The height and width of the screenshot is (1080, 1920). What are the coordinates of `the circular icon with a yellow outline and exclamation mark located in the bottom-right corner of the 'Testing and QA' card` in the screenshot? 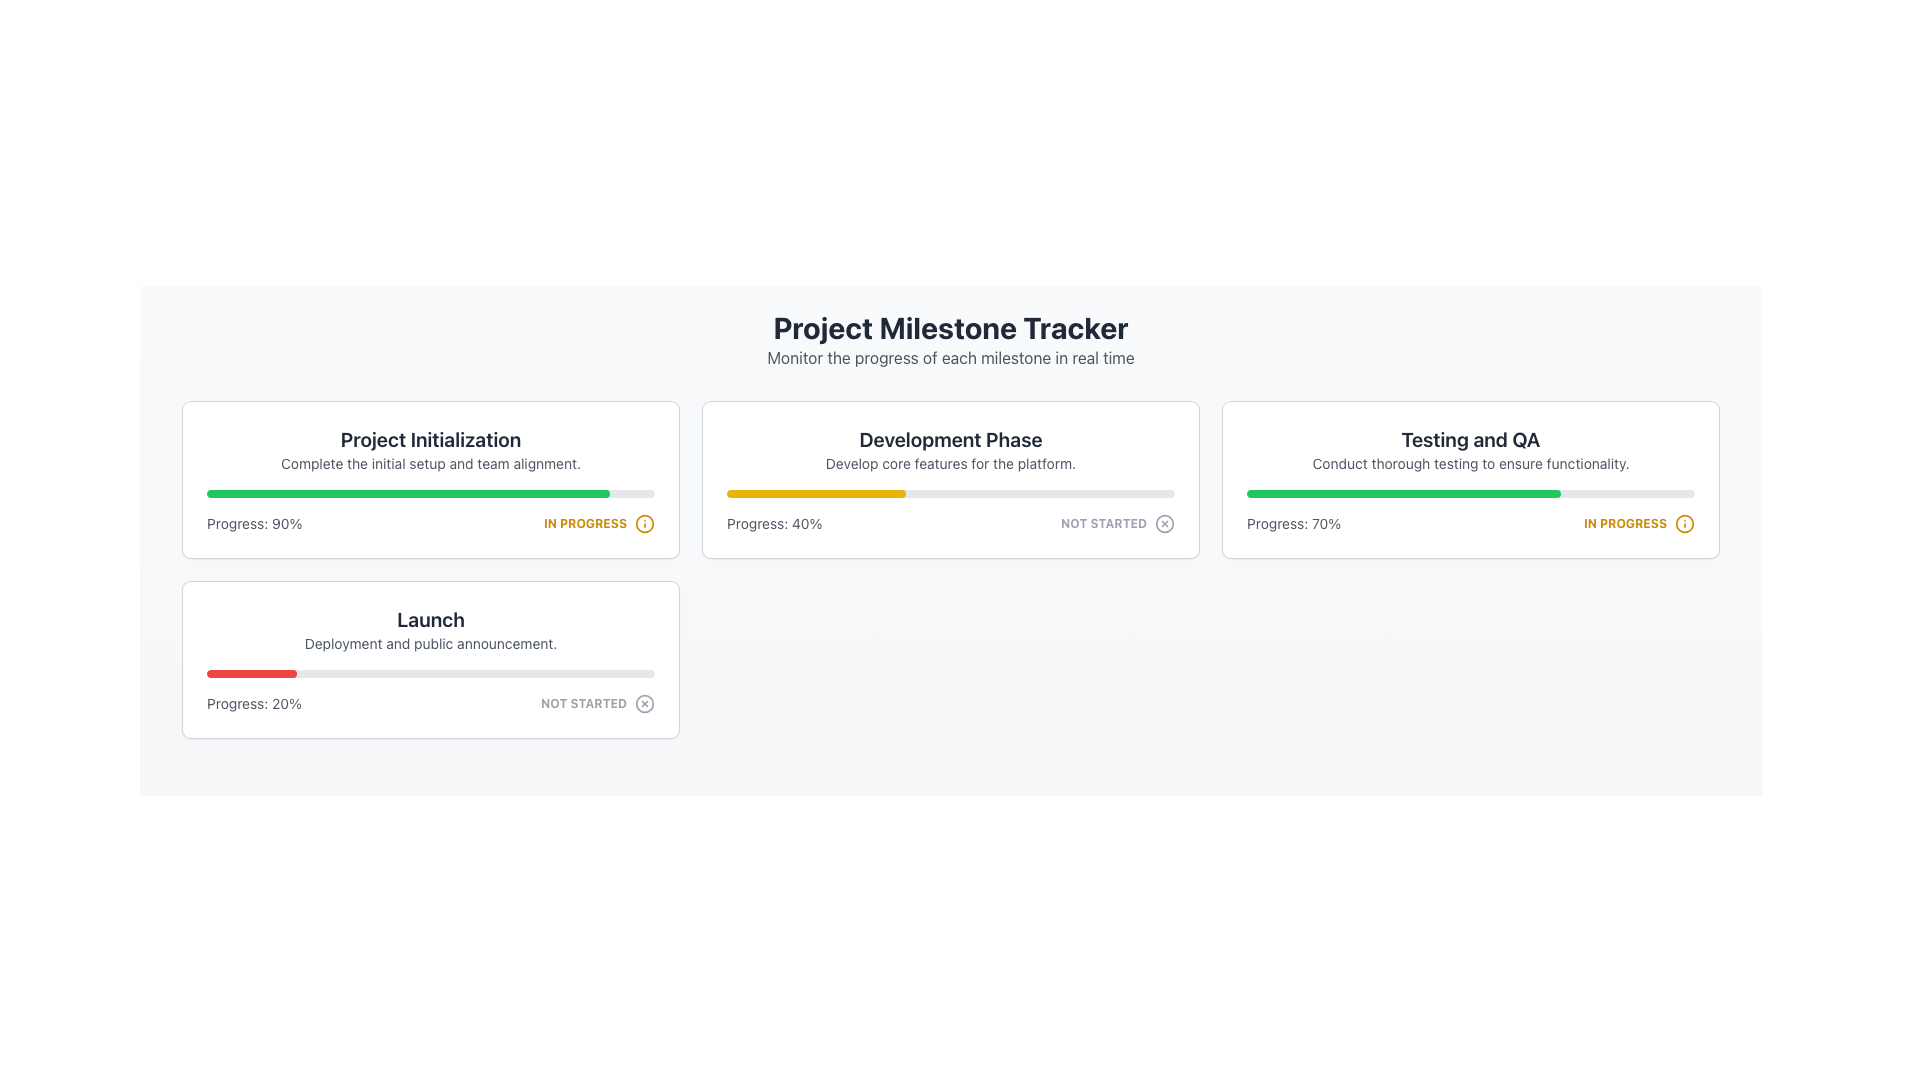 It's located at (1683, 523).